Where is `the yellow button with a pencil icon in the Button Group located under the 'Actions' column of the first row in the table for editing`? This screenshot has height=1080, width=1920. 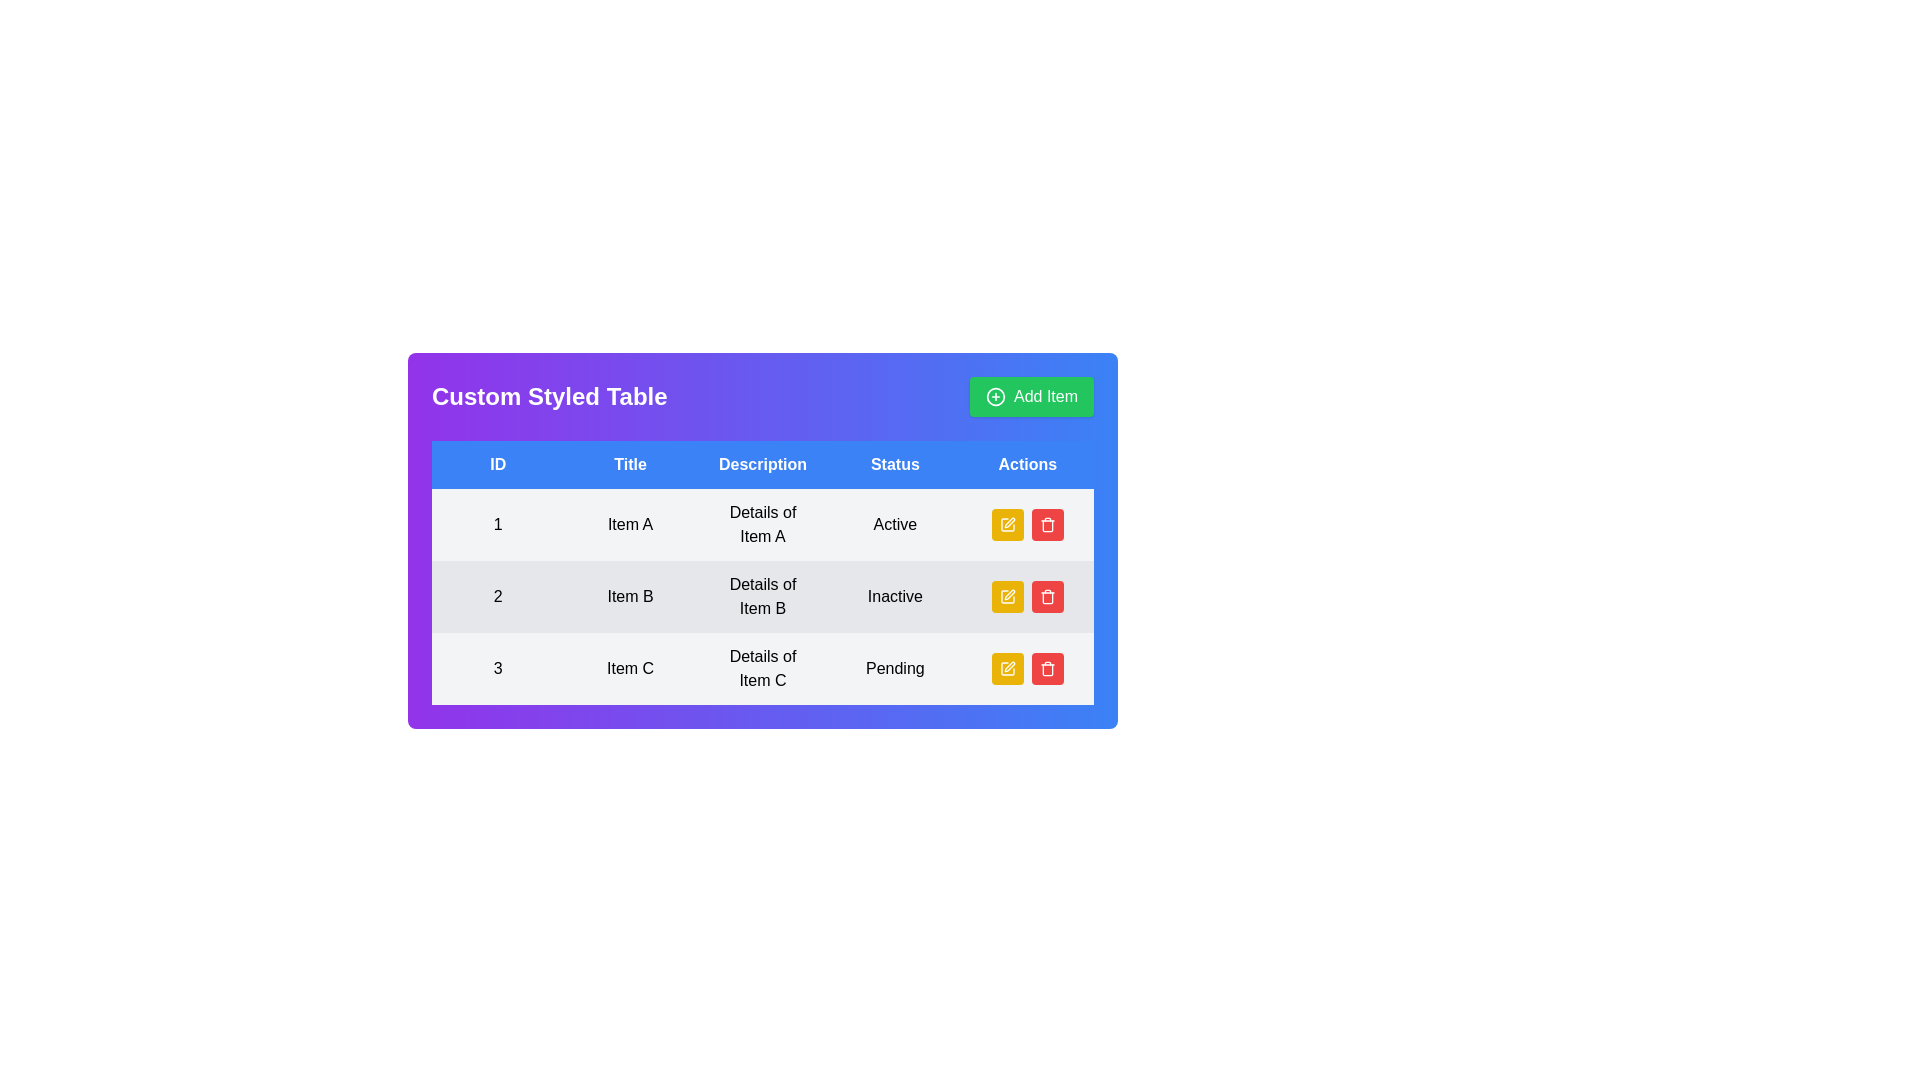 the yellow button with a pencil icon in the Button Group located under the 'Actions' column of the first row in the table for editing is located at coordinates (1027, 523).